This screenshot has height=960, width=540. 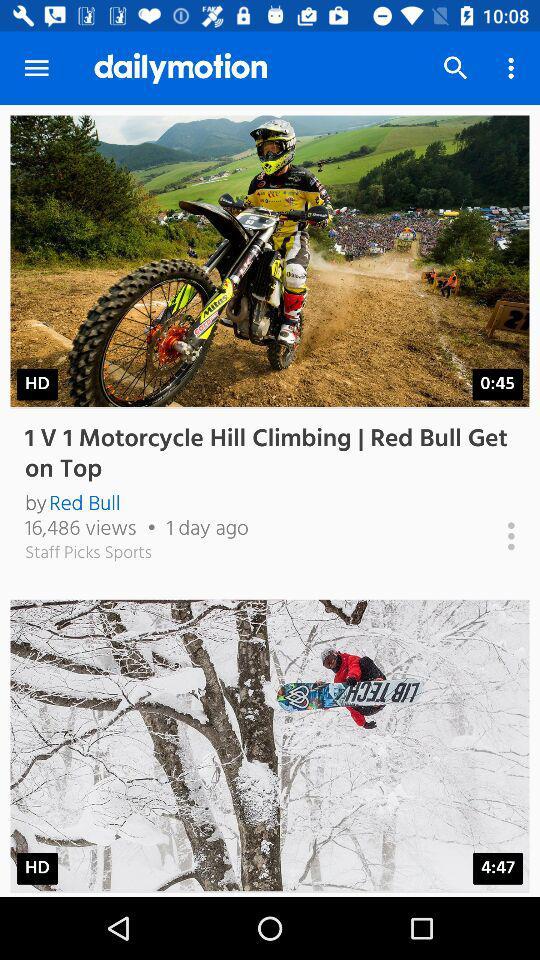 I want to click on more information on 1 v 1 motorcycle hill climbing, so click(x=490, y=535).